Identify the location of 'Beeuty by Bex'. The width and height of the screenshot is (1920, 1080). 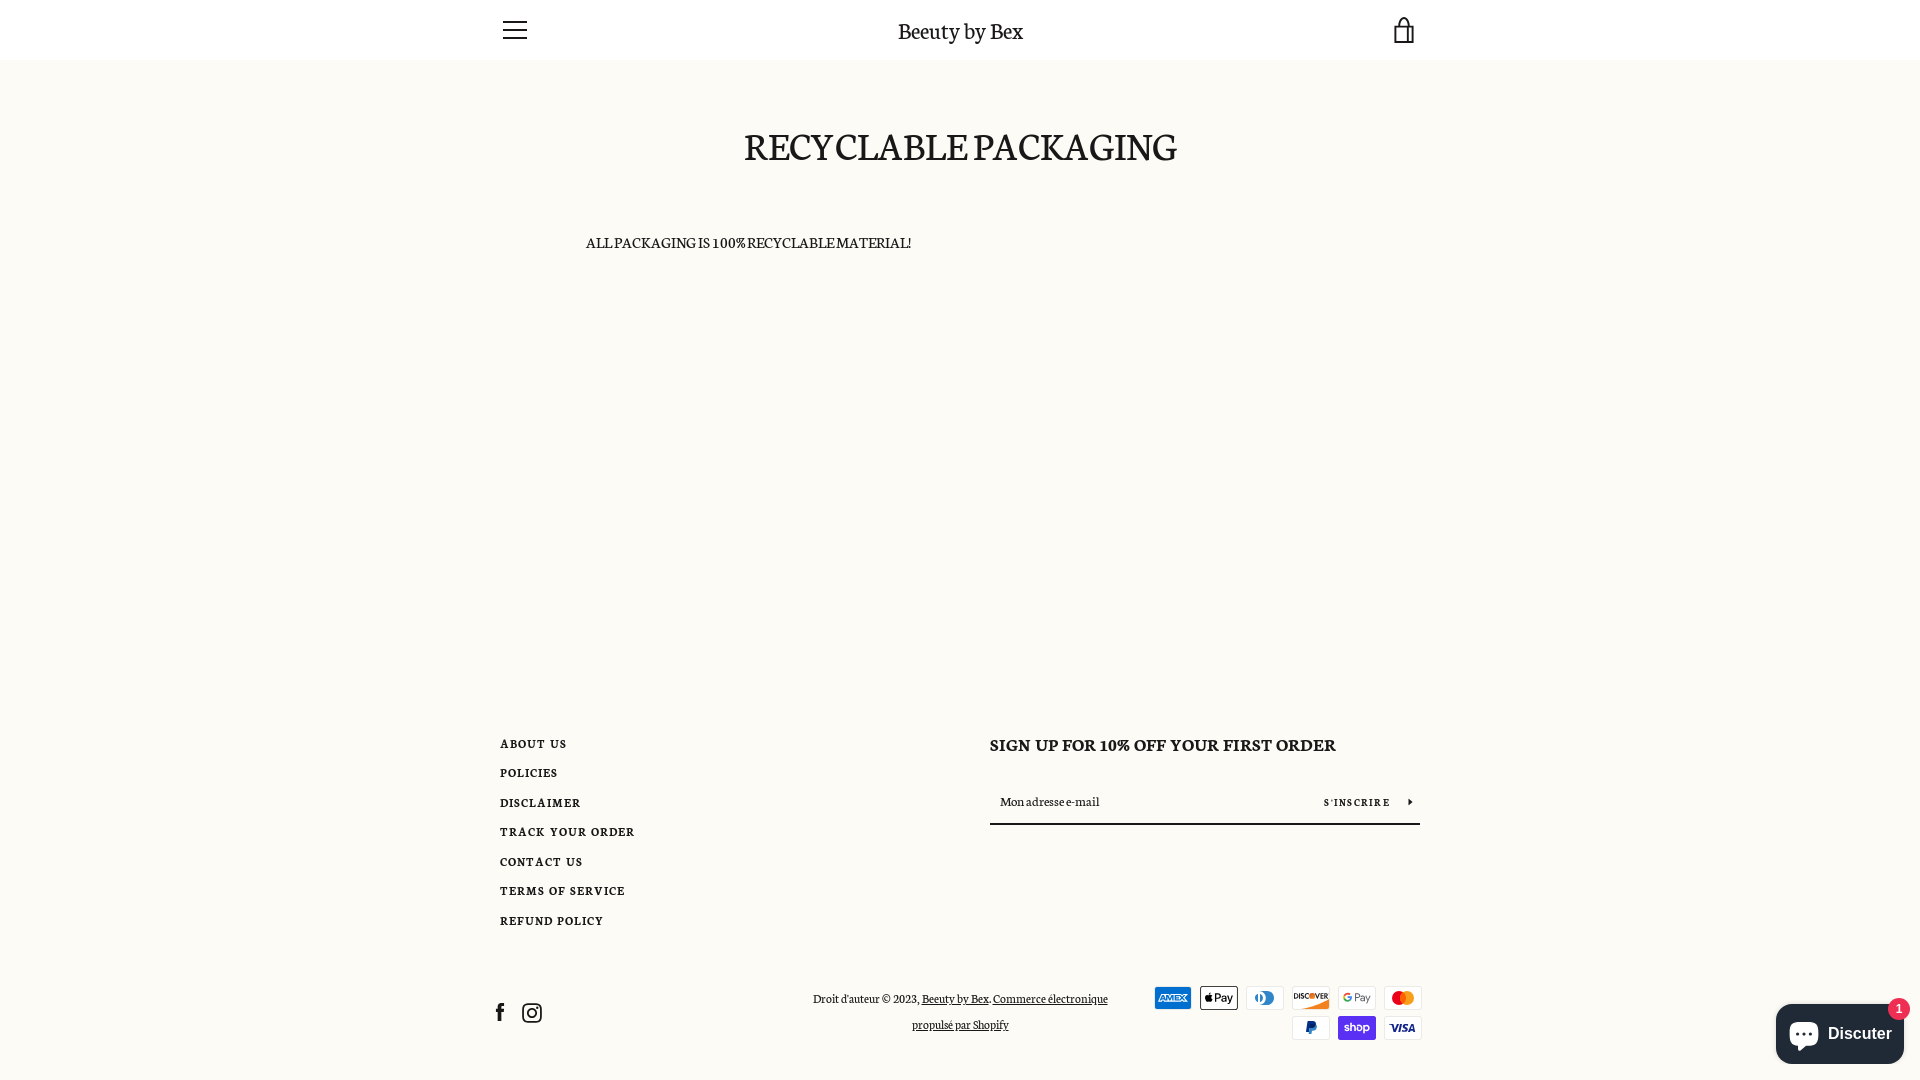
(960, 30).